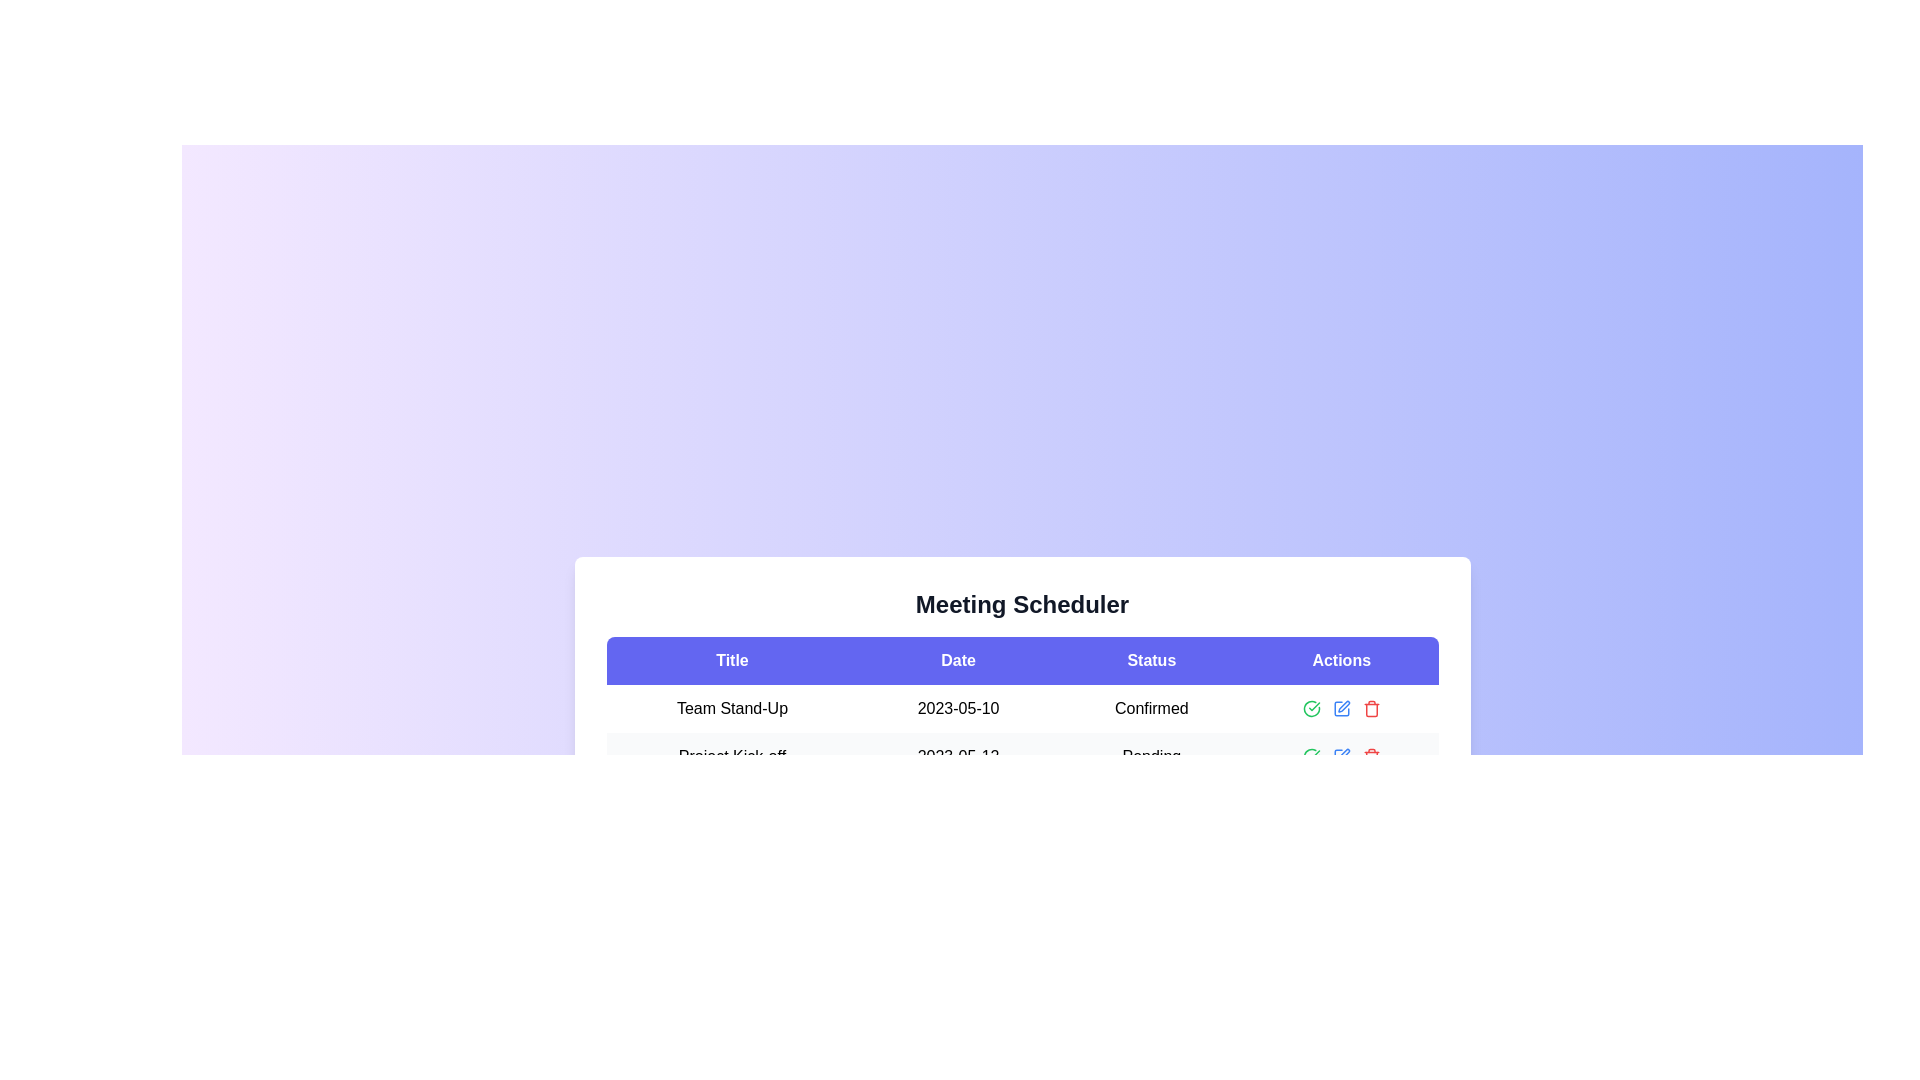 This screenshot has height=1080, width=1920. I want to click on the 'Pending' text label located in the 'Status' column of the row for 'Project Kick-off' dated '2023-05-12', so click(1151, 756).